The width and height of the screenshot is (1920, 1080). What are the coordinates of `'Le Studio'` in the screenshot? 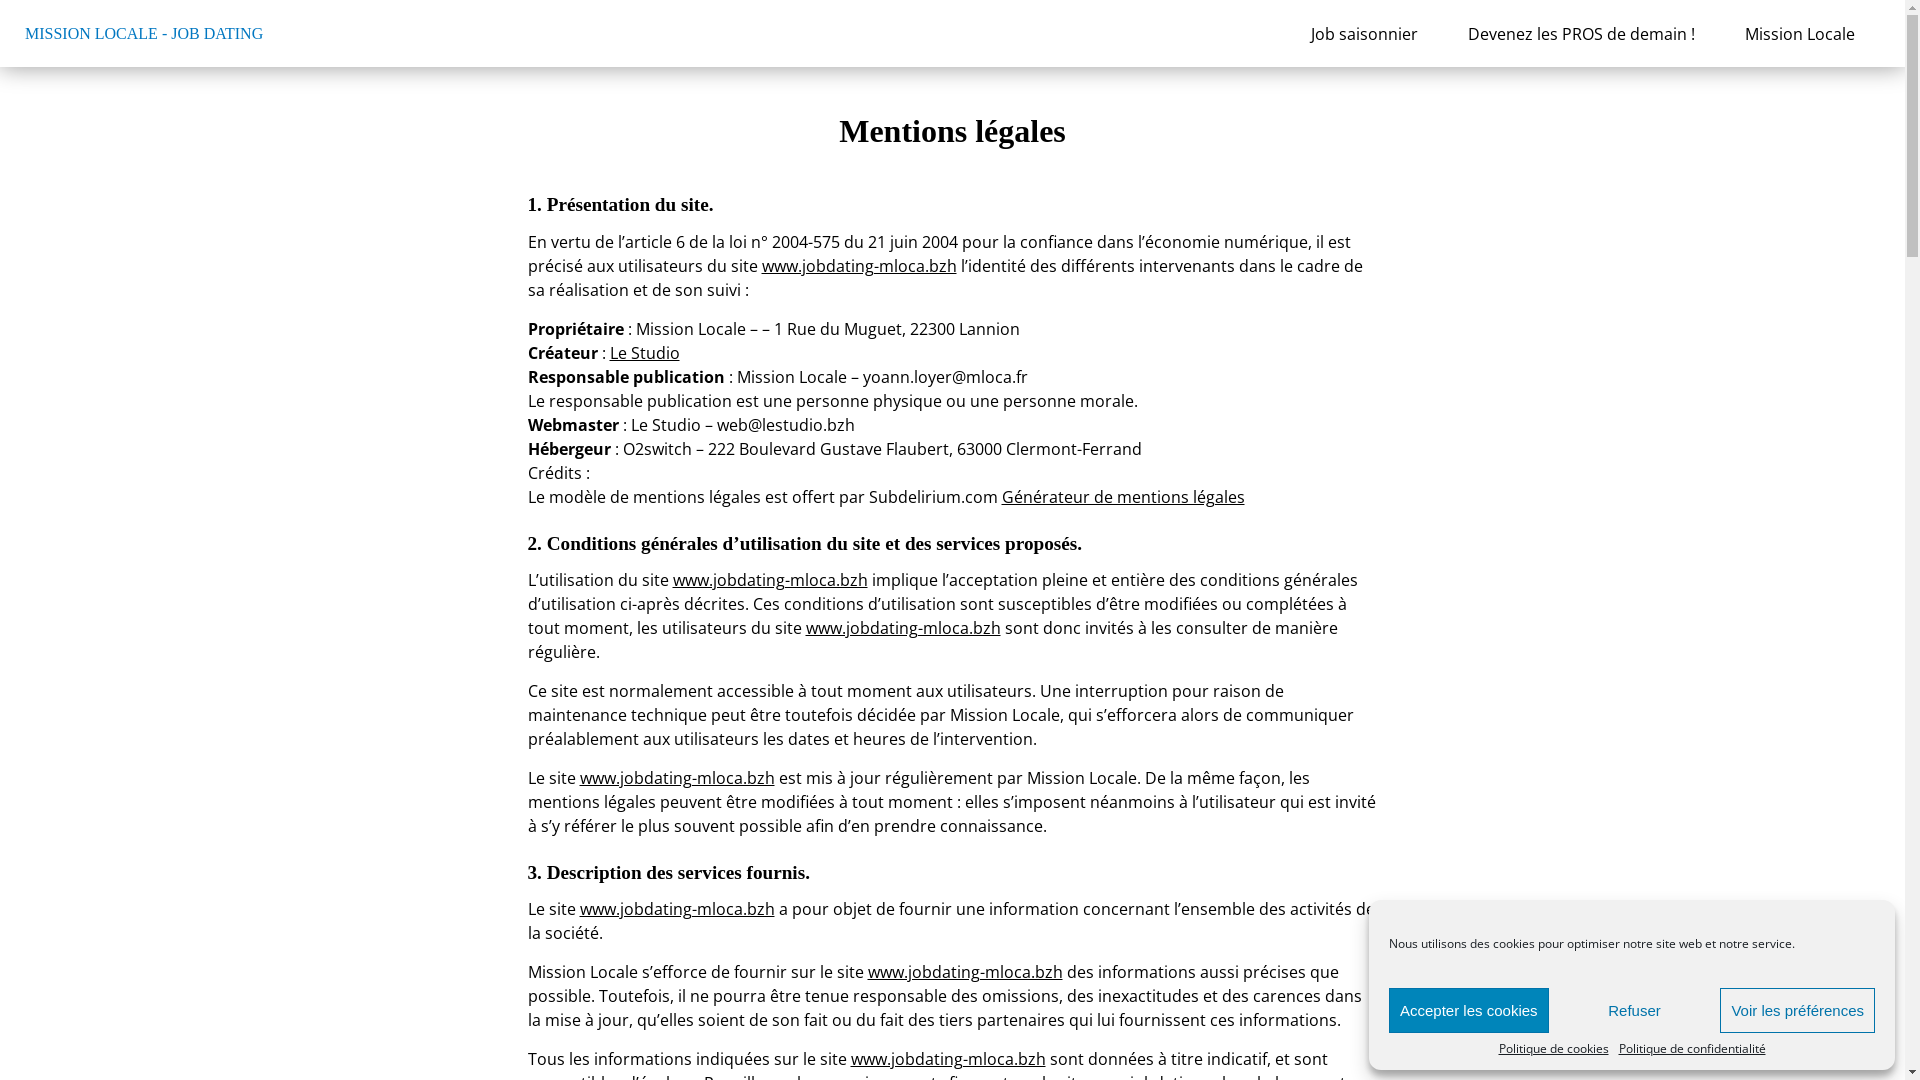 It's located at (608, 352).